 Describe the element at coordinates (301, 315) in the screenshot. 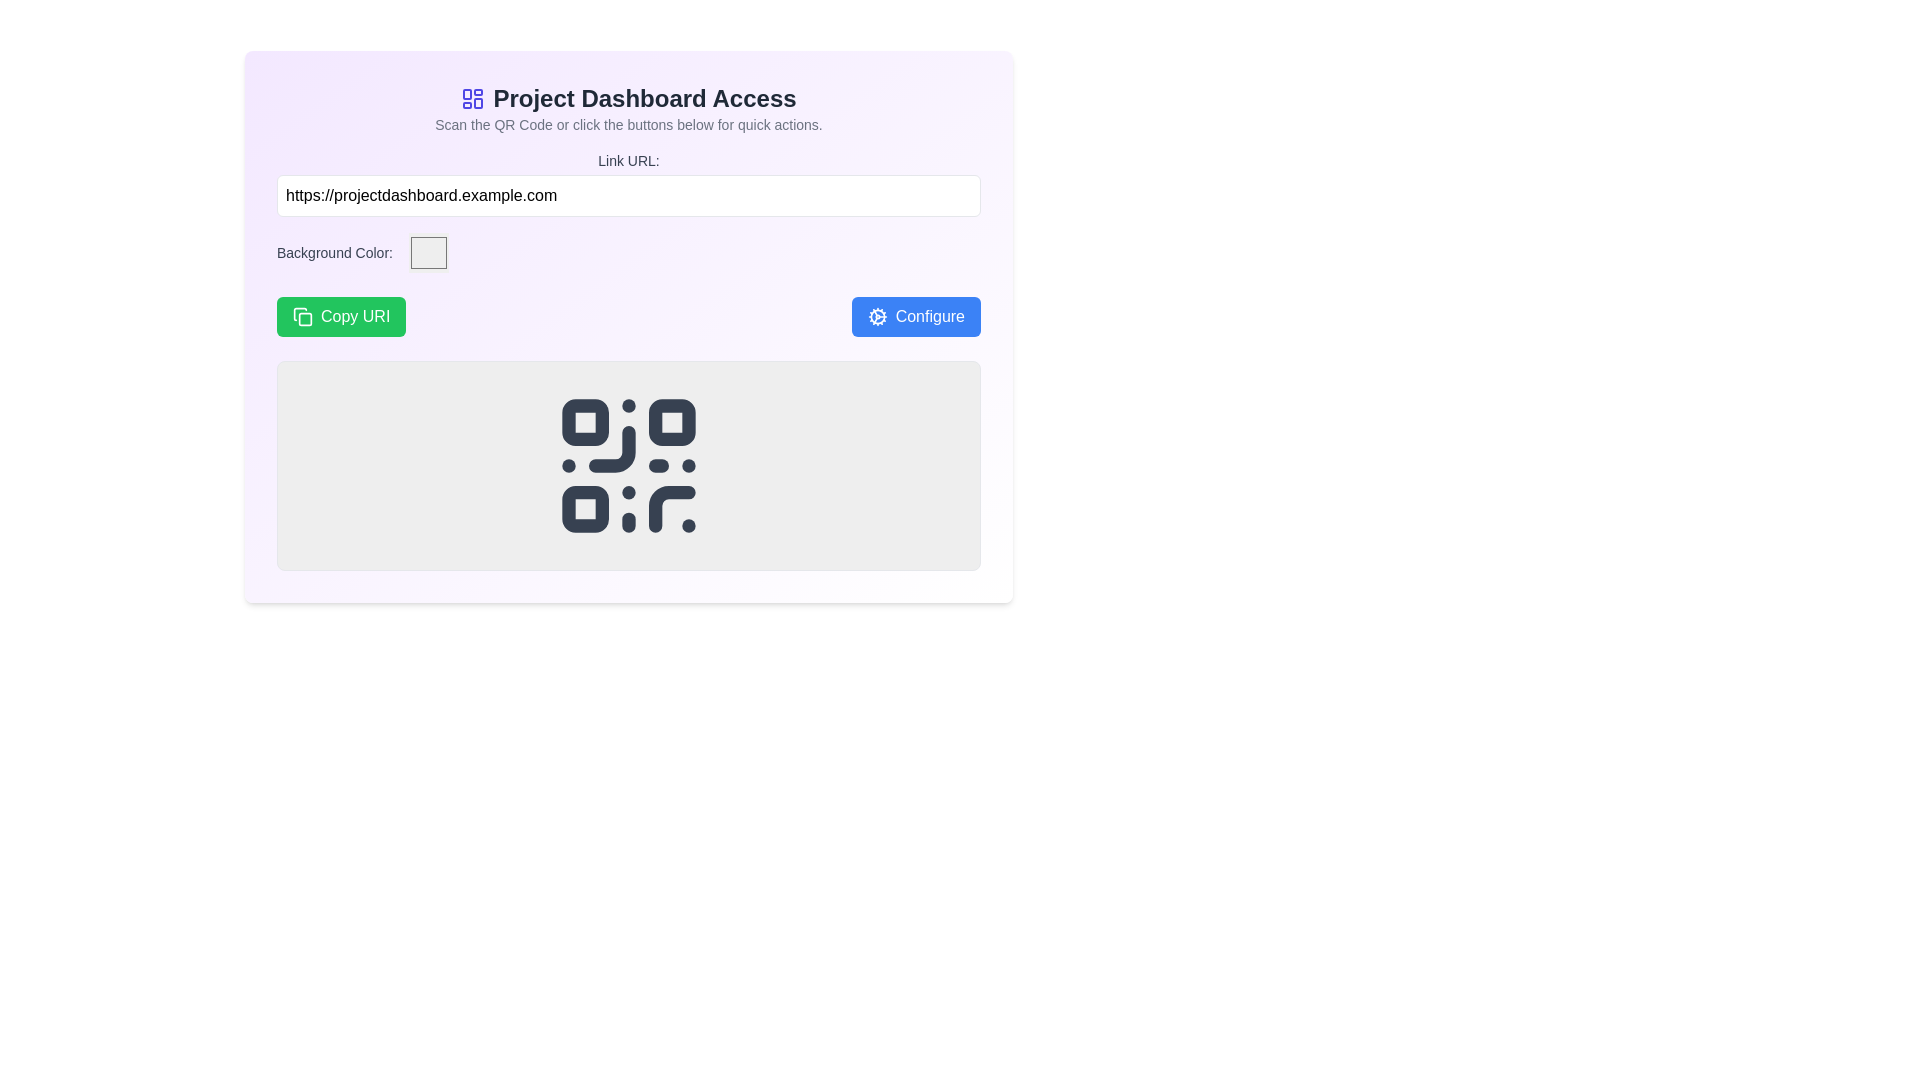

I see `the 'Copy' icon located to the left of the 'Copy URI' button's text, which has a green background with rounded corners` at that location.